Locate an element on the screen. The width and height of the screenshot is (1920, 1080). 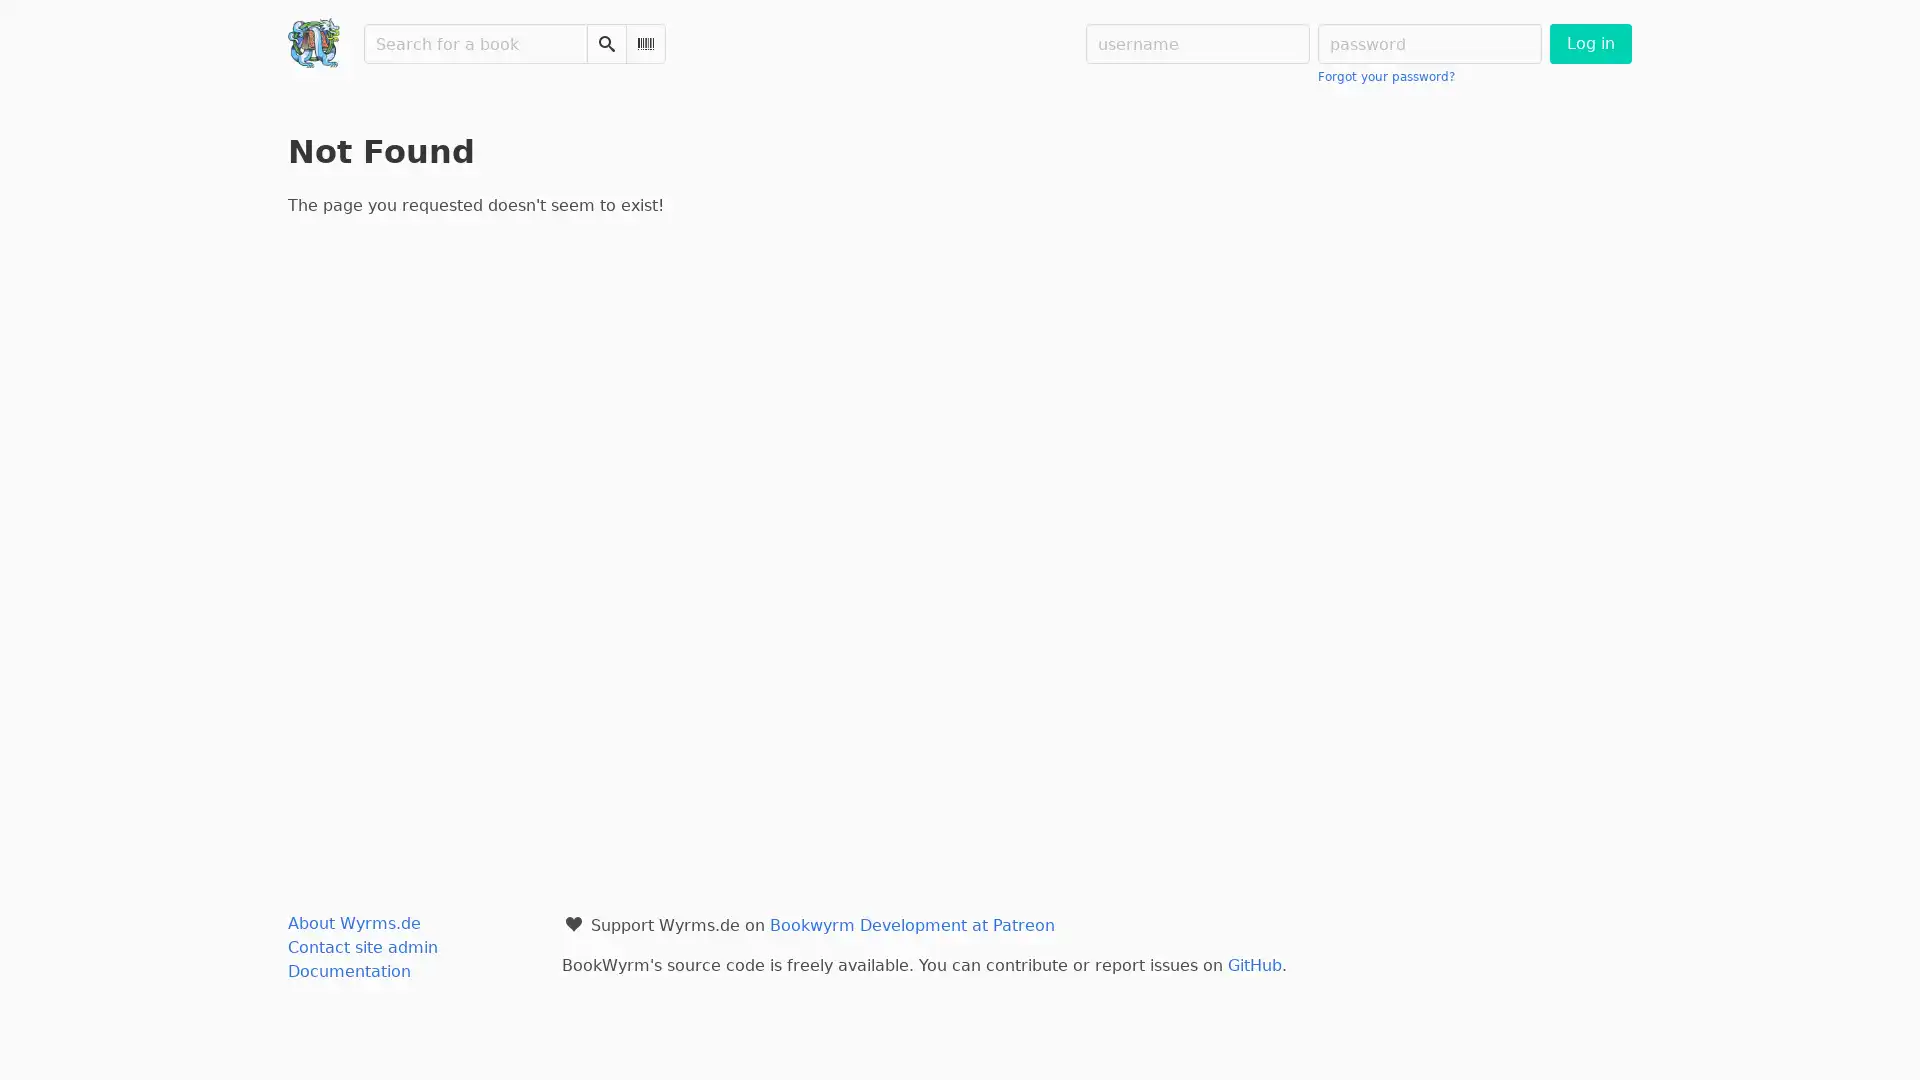
Log in is located at coordinates (1589, 43).